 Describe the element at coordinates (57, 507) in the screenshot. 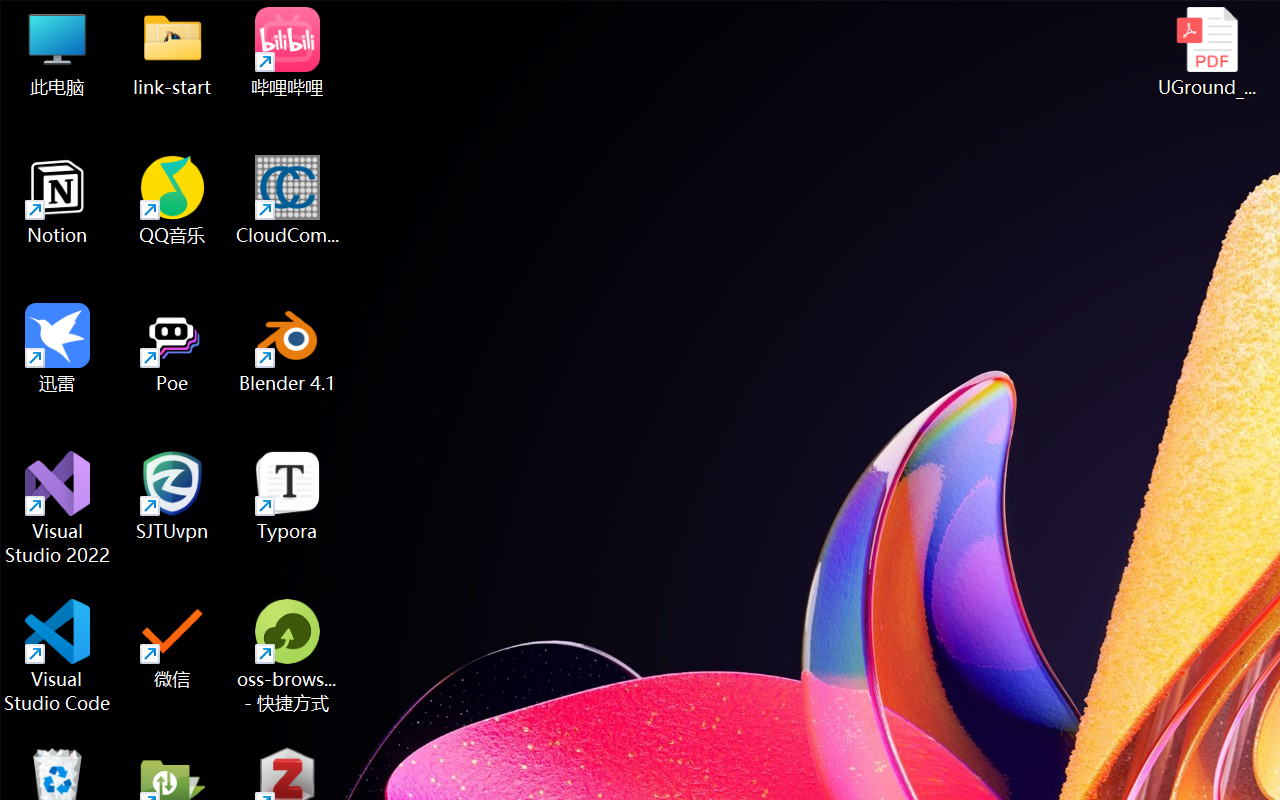

I see `'Visual Studio 2022'` at that location.